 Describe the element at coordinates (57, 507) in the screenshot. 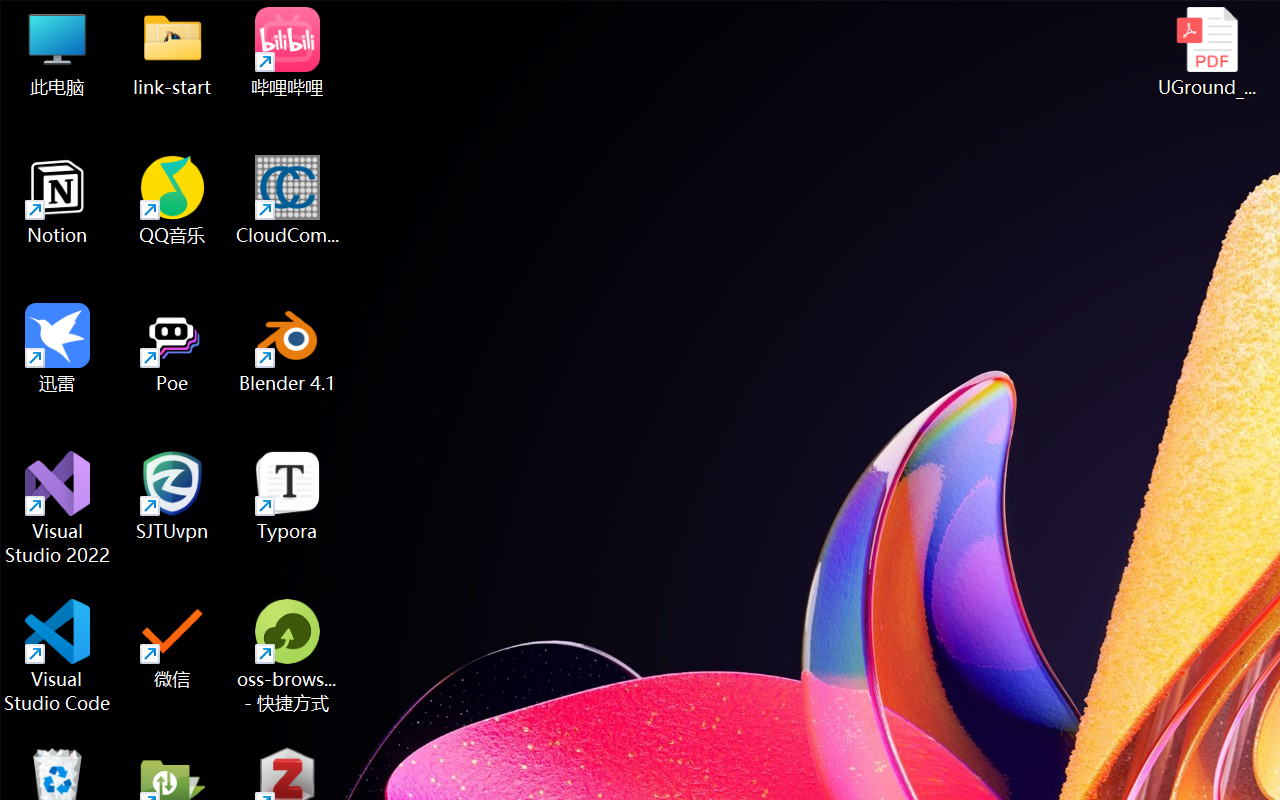

I see `'Visual Studio 2022'` at that location.